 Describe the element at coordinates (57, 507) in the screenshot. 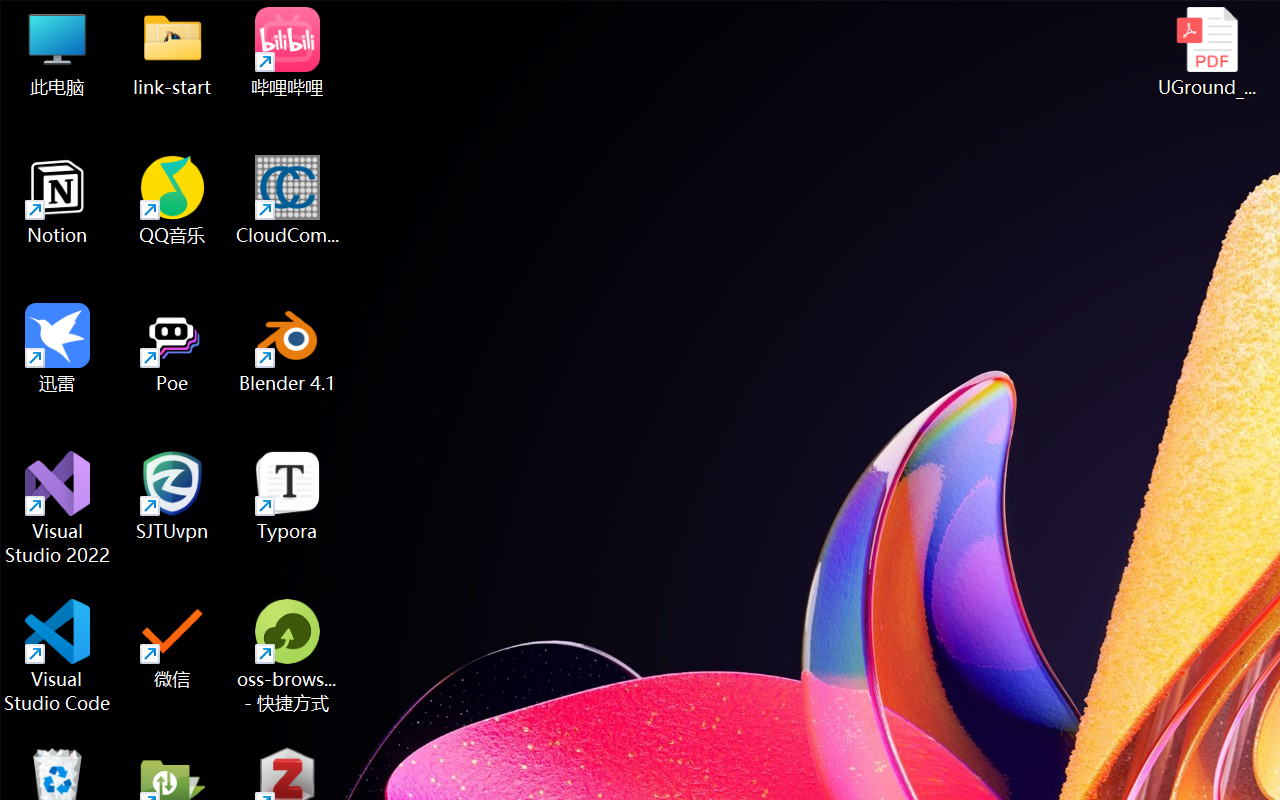

I see `'Visual Studio 2022'` at that location.